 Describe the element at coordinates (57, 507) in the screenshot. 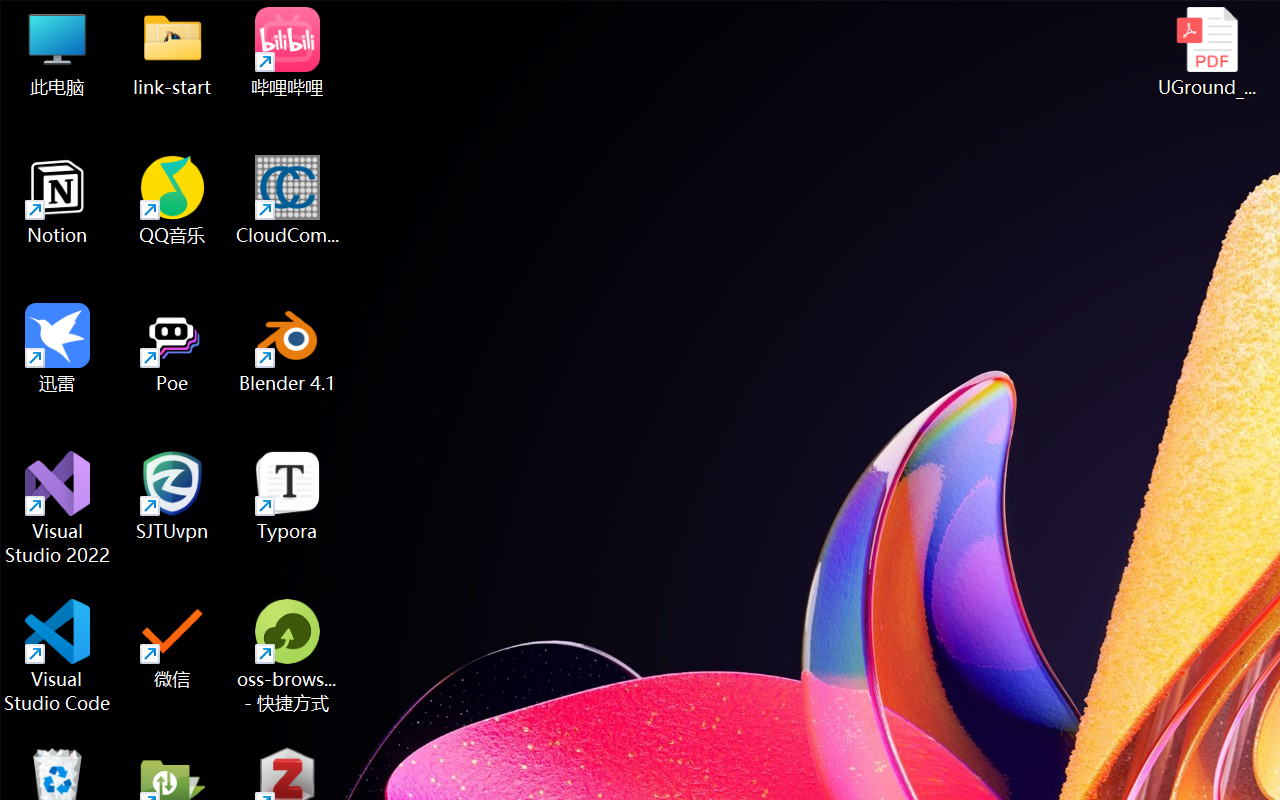

I see `'Visual Studio 2022'` at that location.